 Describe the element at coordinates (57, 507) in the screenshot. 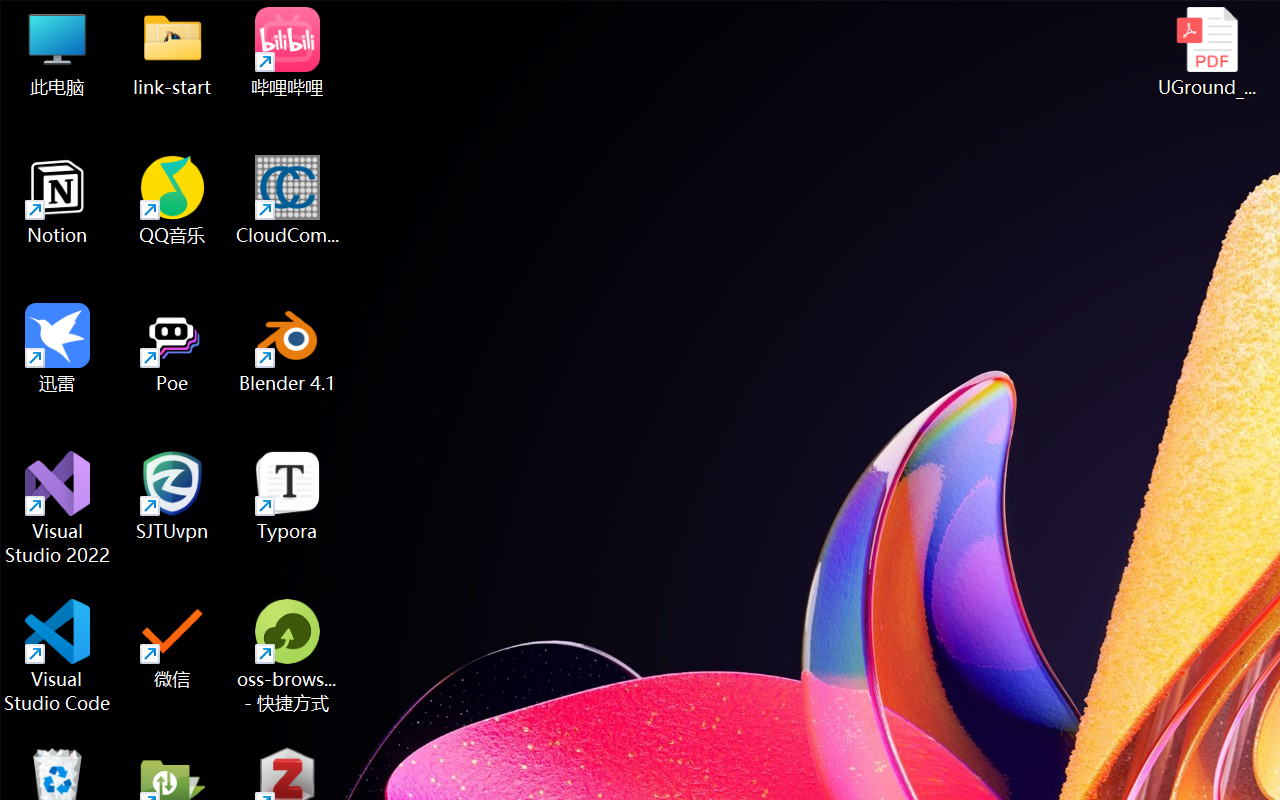

I see `'Visual Studio 2022'` at that location.